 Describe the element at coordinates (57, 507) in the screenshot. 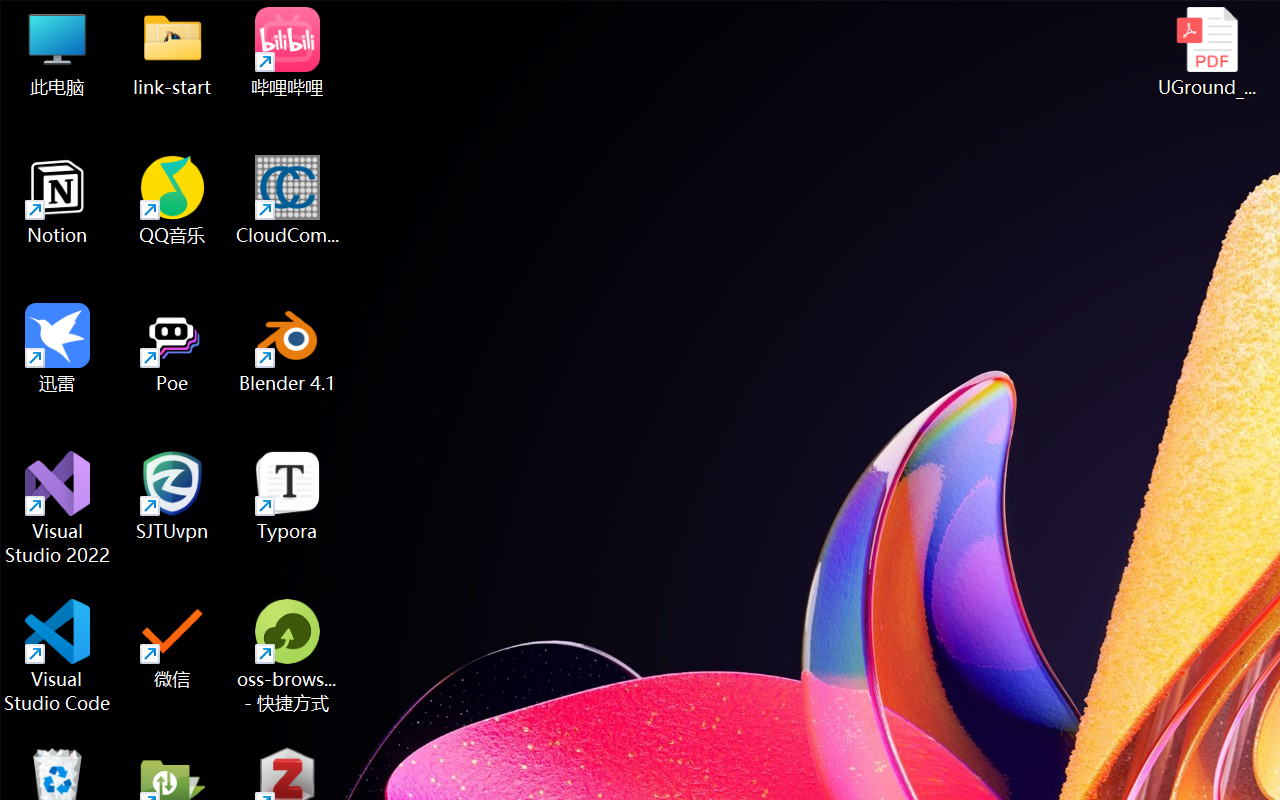

I see `'Visual Studio 2022'` at that location.